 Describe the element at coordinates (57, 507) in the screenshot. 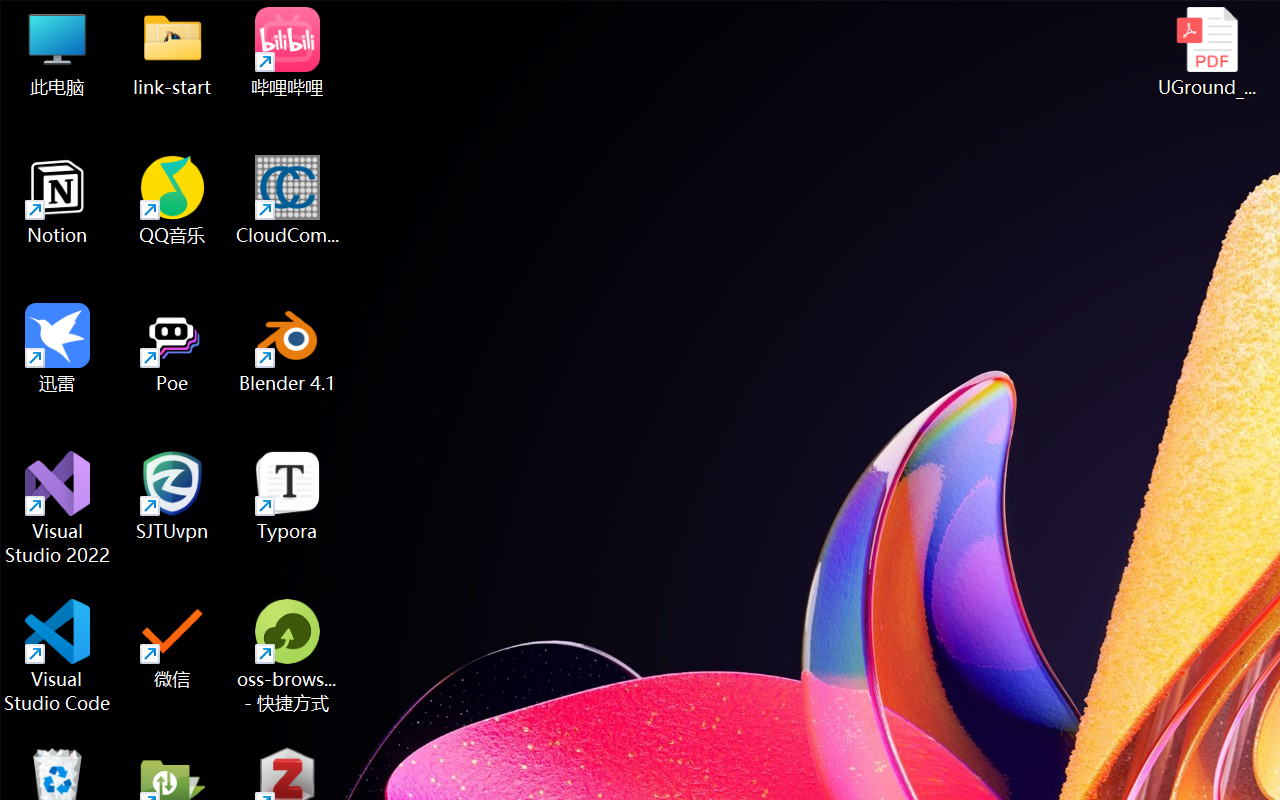

I see `'Visual Studio 2022'` at that location.